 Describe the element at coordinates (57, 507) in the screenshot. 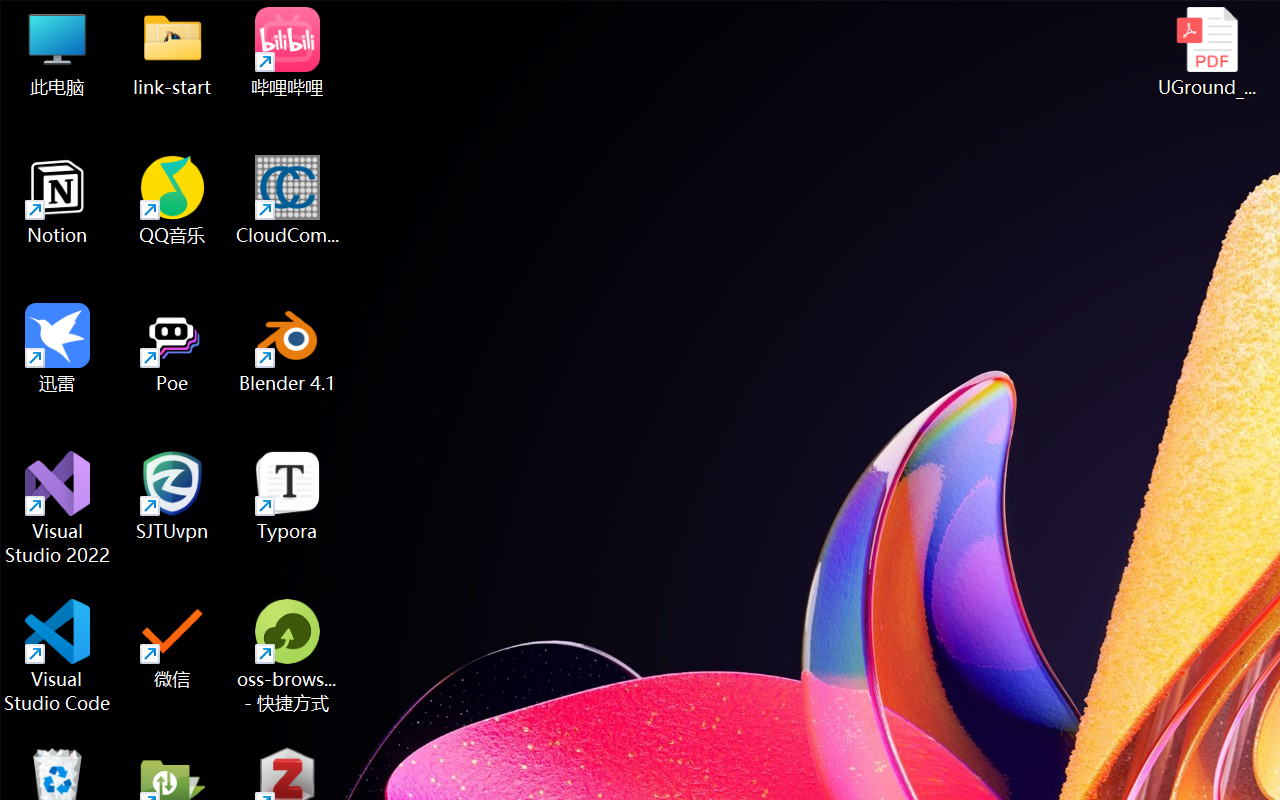

I see `'Visual Studio 2022'` at that location.